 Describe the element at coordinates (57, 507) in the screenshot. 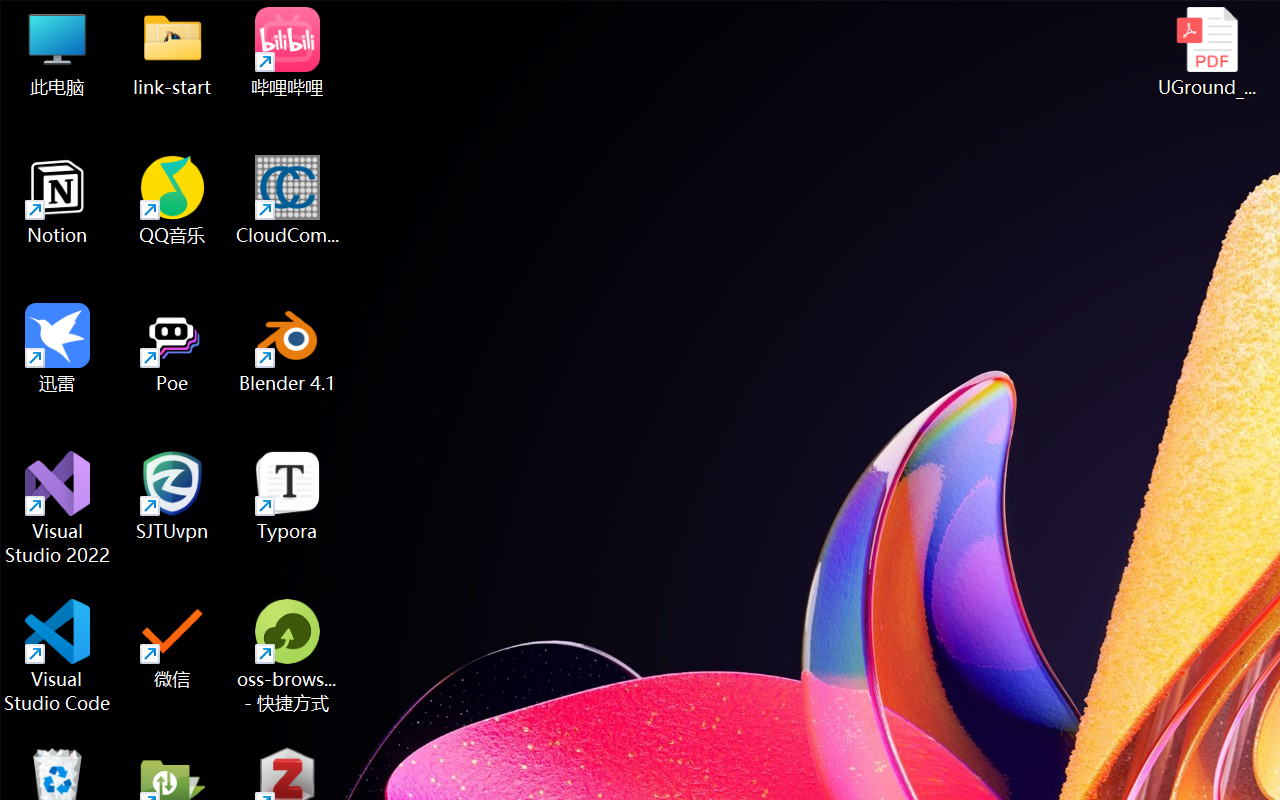

I see `'Visual Studio 2022'` at that location.